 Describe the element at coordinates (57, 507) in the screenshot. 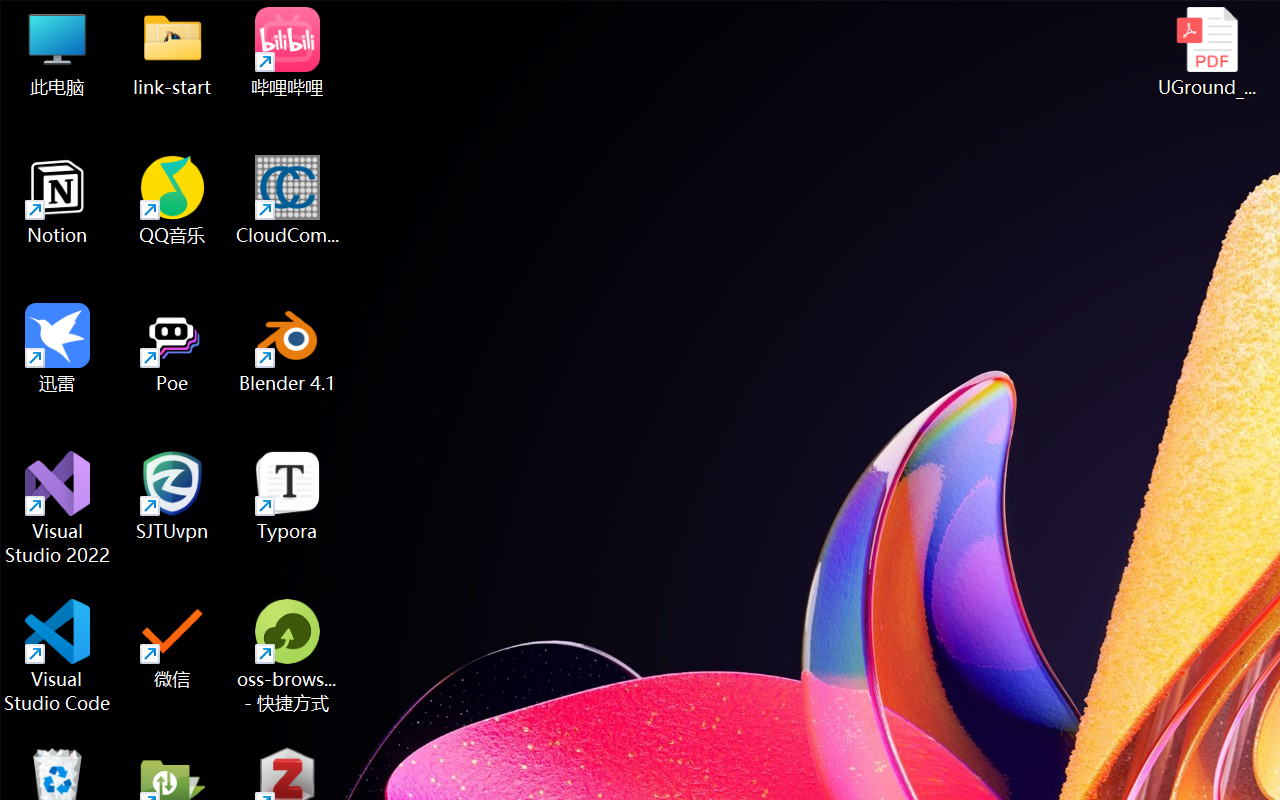

I see `'Visual Studio 2022'` at that location.